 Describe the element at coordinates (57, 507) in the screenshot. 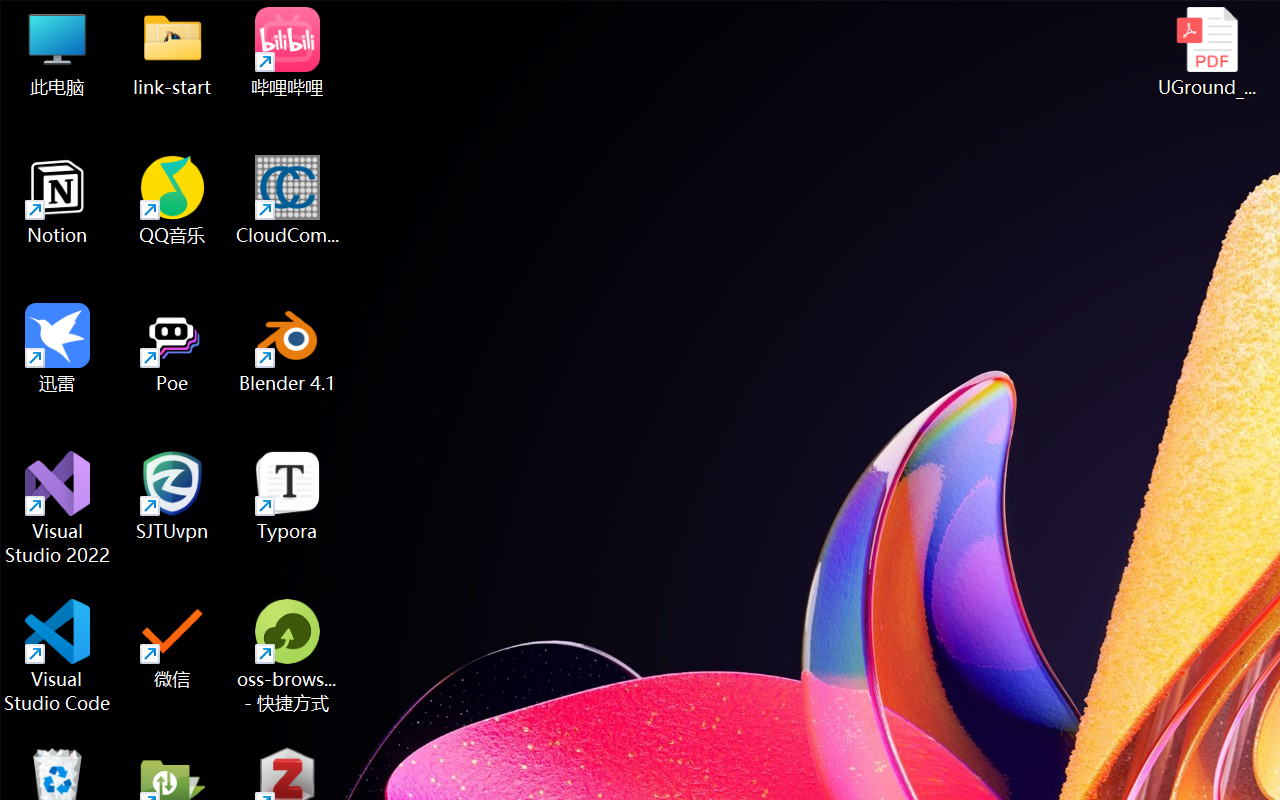

I see `'Visual Studio 2022'` at that location.